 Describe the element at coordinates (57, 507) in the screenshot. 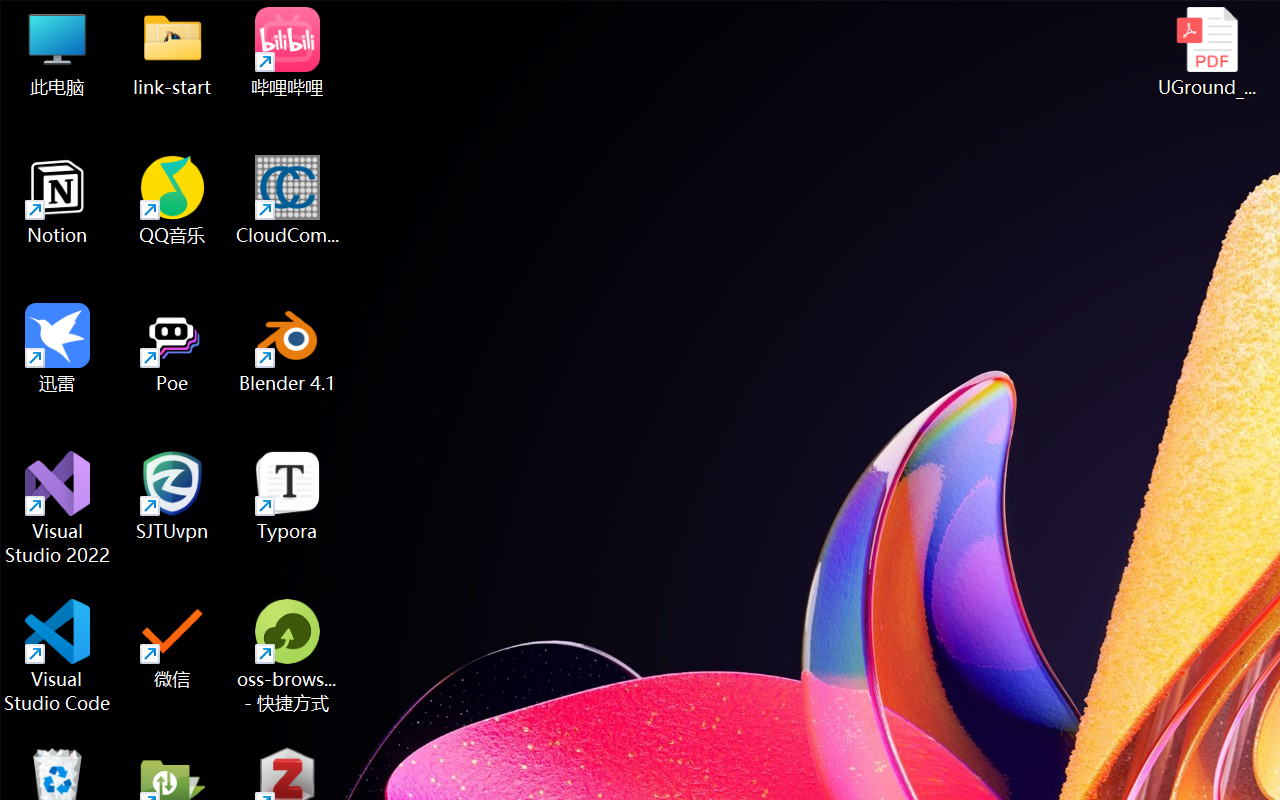

I see `'Visual Studio 2022'` at that location.